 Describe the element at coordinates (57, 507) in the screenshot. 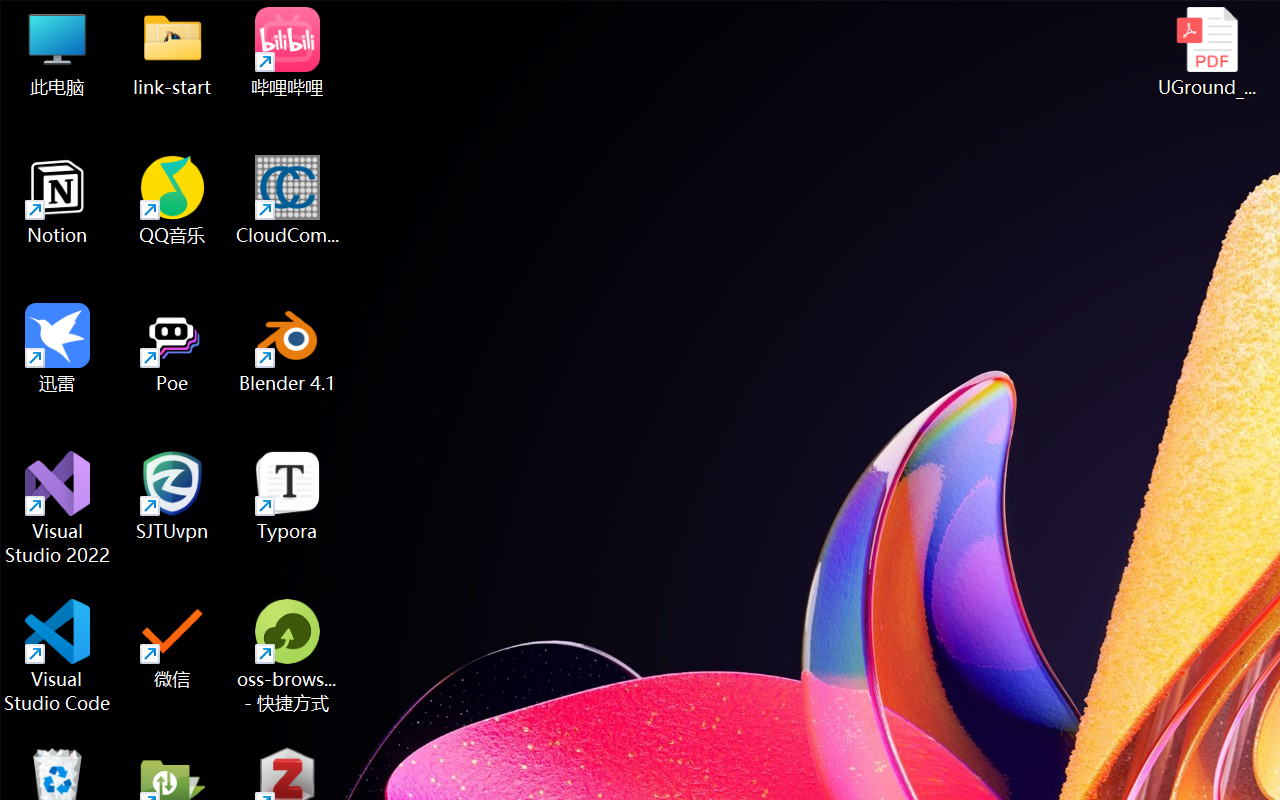

I see `'Visual Studio 2022'` at that location.